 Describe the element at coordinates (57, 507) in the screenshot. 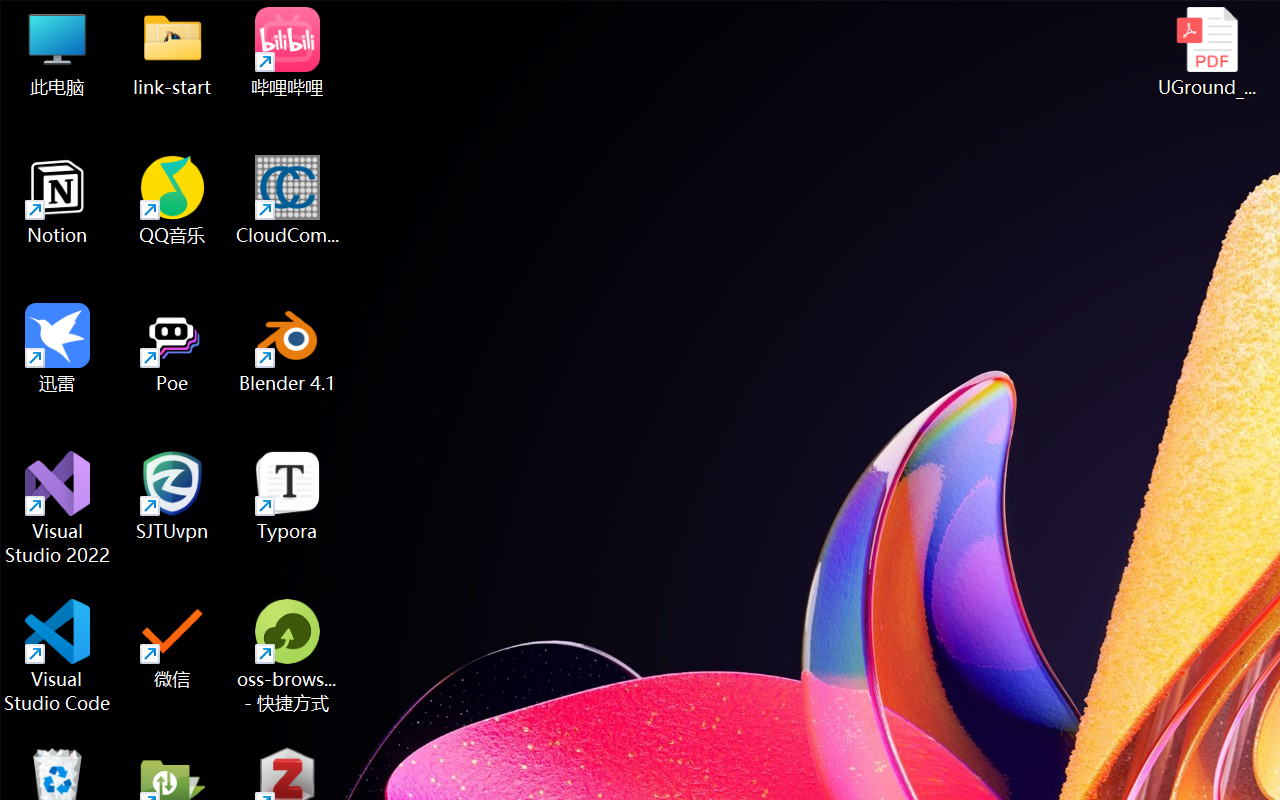

I see `'Visual Studio 2022'` at that location.